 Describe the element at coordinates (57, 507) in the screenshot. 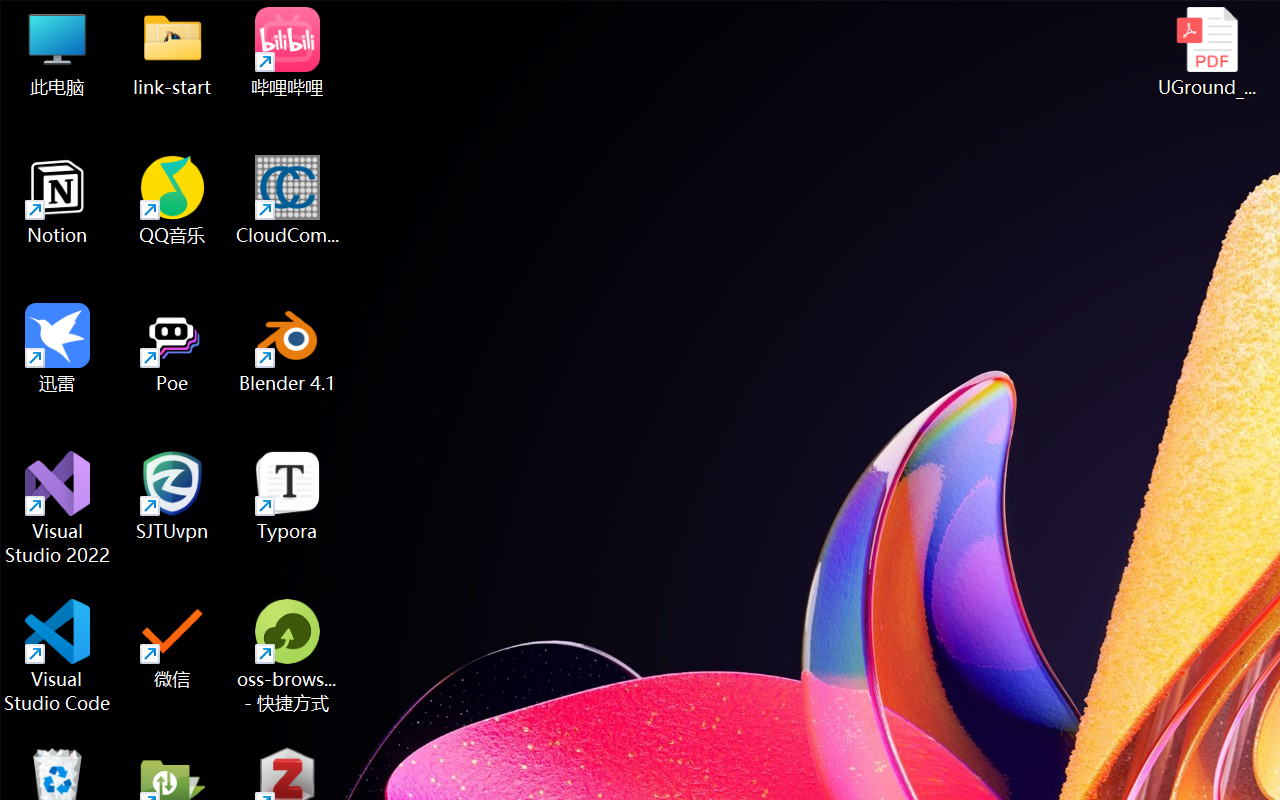

I see `'Visual Studio 2022'` at that location.